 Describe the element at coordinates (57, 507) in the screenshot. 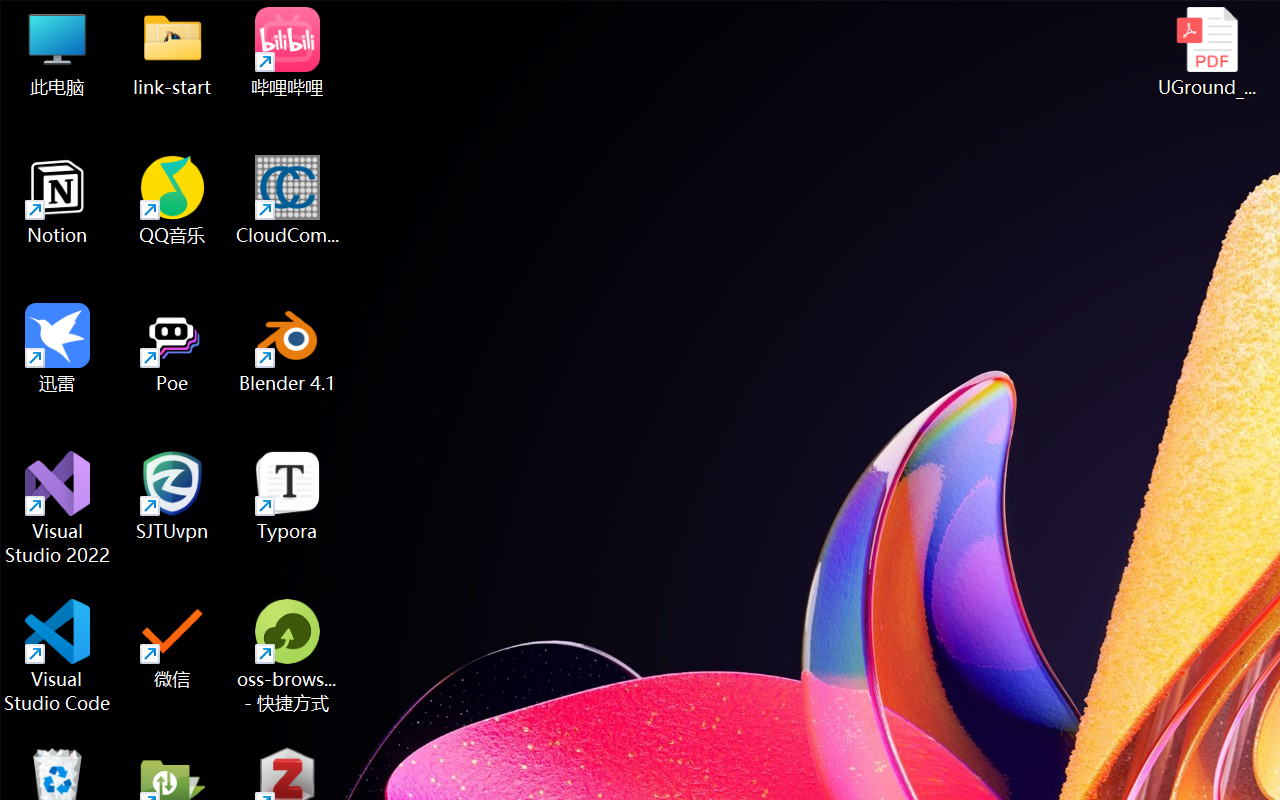

I see `'Visual Studio 2022'` at that location.